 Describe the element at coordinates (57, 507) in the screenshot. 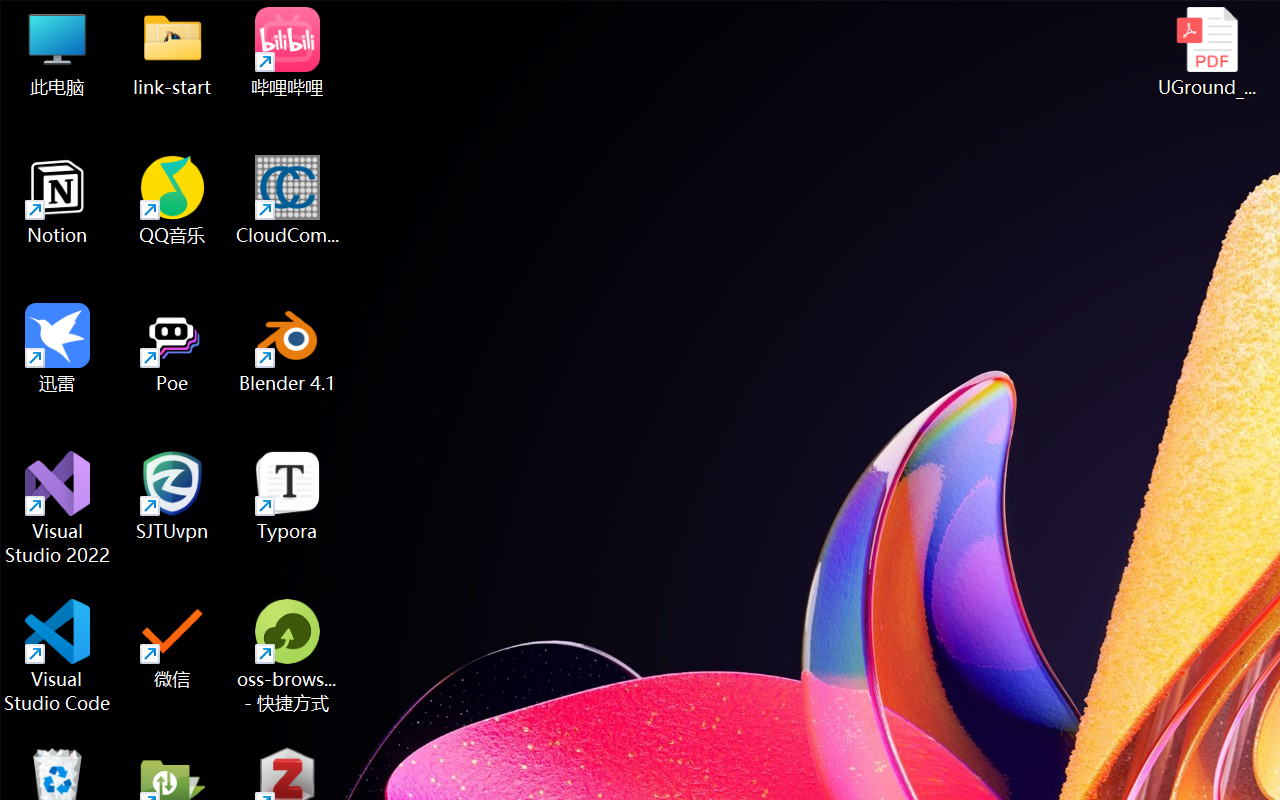

I see `'Visual Studio 2022'` at that location.